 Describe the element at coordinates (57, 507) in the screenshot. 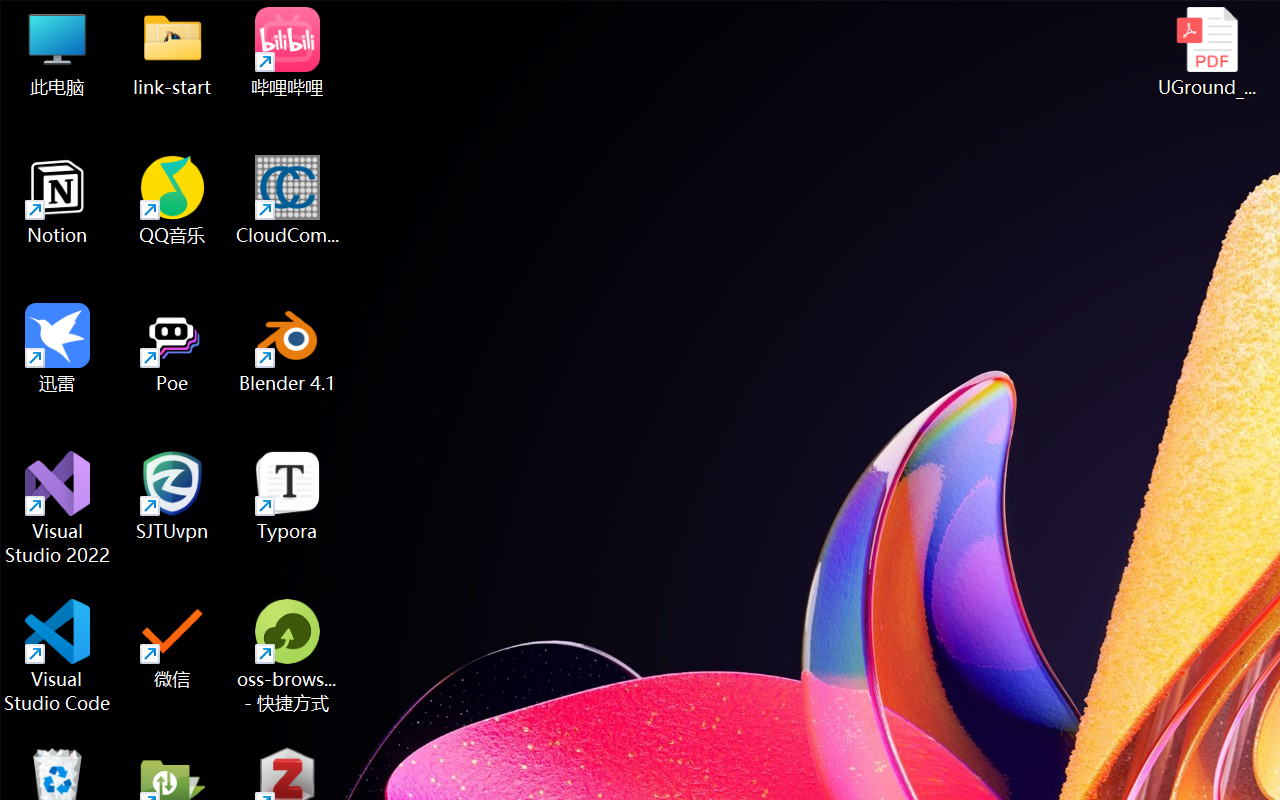

I see `'Visual Studio 2022'` at that location.